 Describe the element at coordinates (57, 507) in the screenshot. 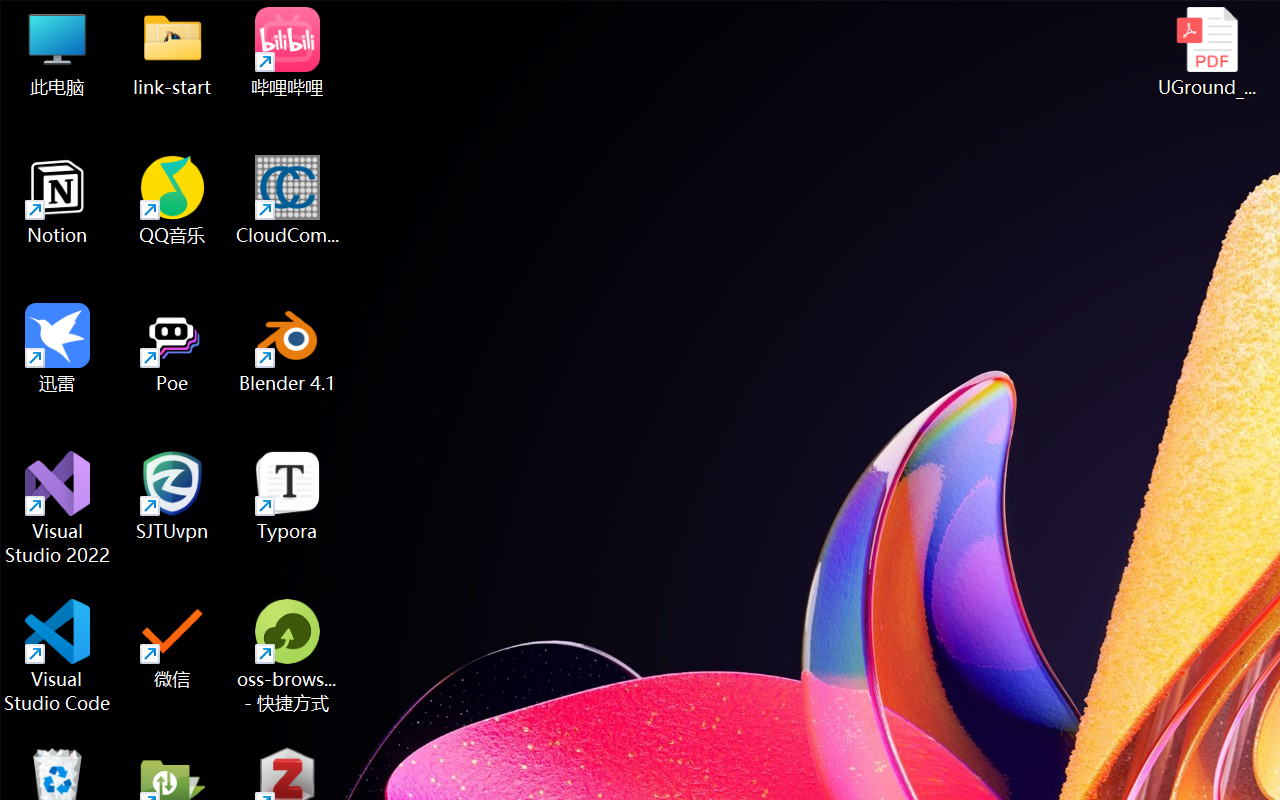

I see `'Visual Studio 2022'` at that location.